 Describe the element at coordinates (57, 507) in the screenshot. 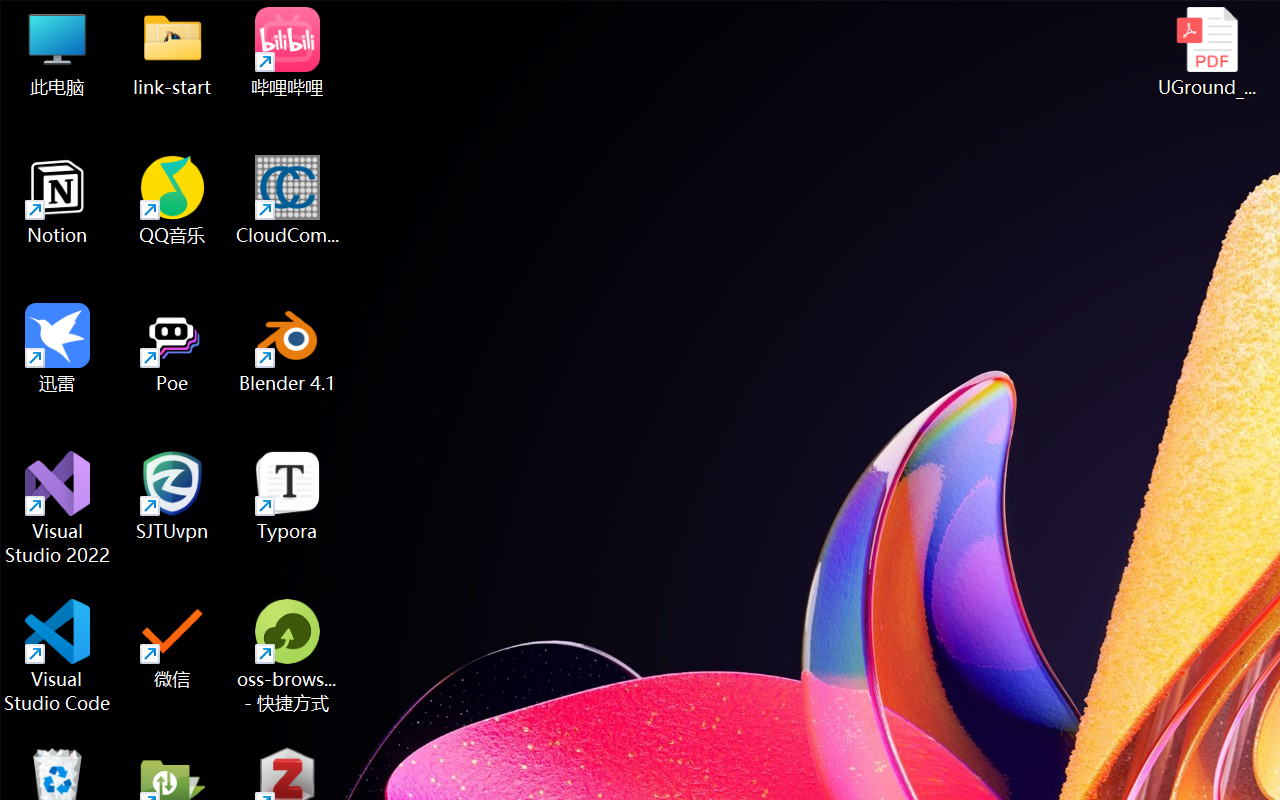

I see `'Visual Studio 2022'` at that location.